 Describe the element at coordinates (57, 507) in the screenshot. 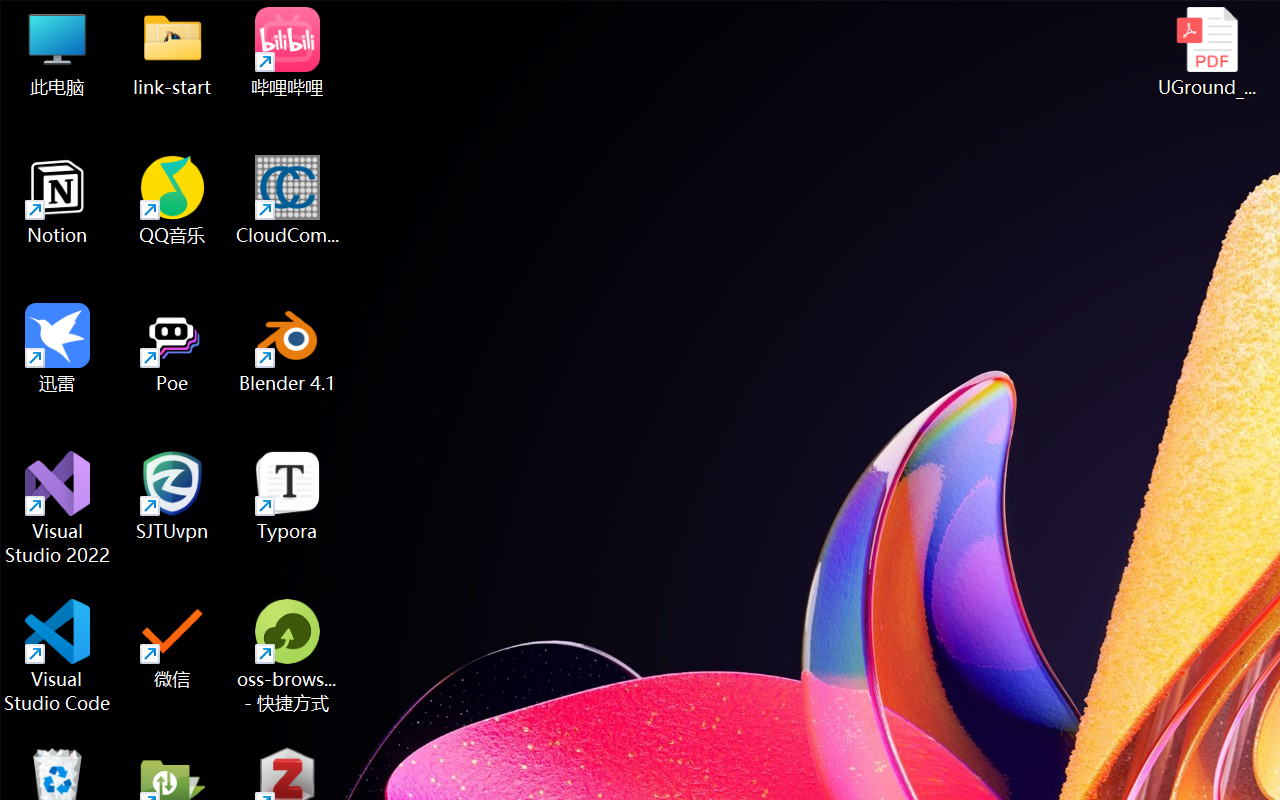

I see `'Visual Studio 2022'` at that location.